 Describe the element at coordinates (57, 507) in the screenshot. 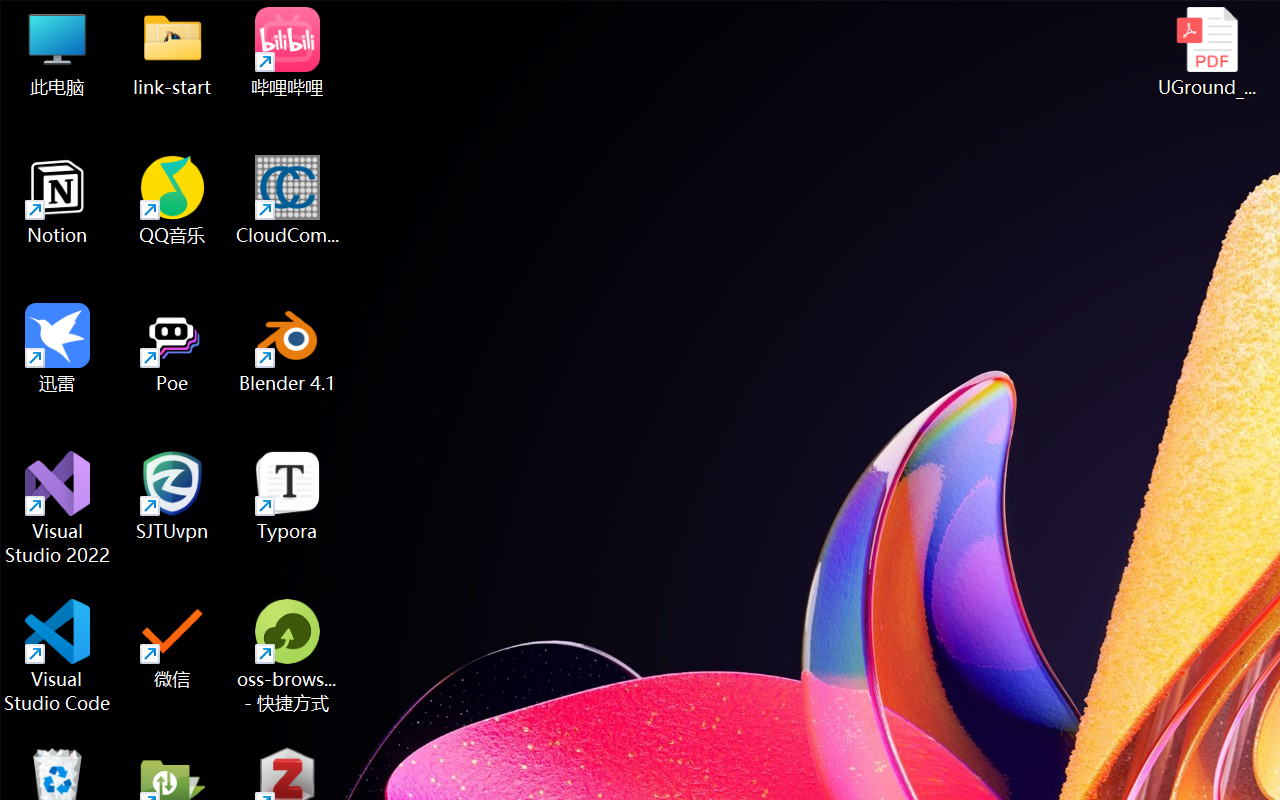

I see `'Visual Studio 2022'` at that location.